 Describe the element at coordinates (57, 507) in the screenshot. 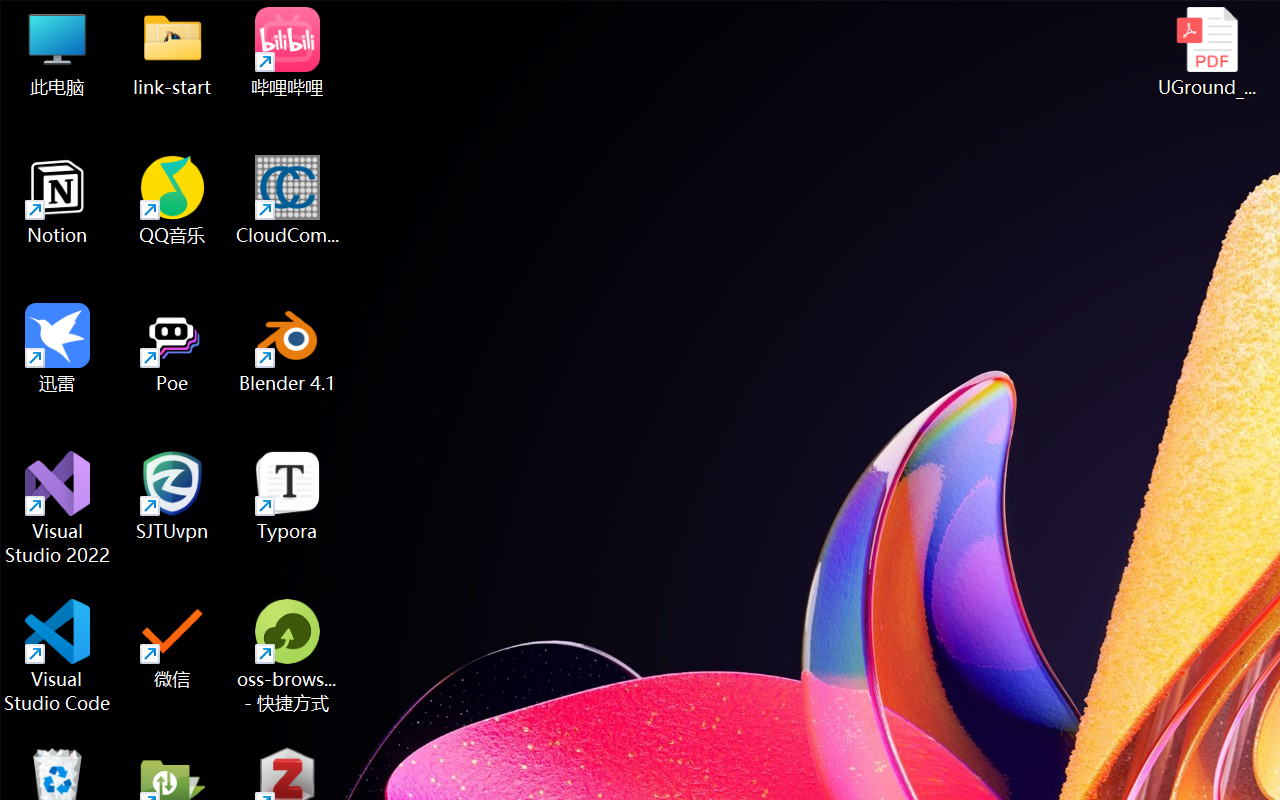

I see `'Visual Studio 2022'` at that location.